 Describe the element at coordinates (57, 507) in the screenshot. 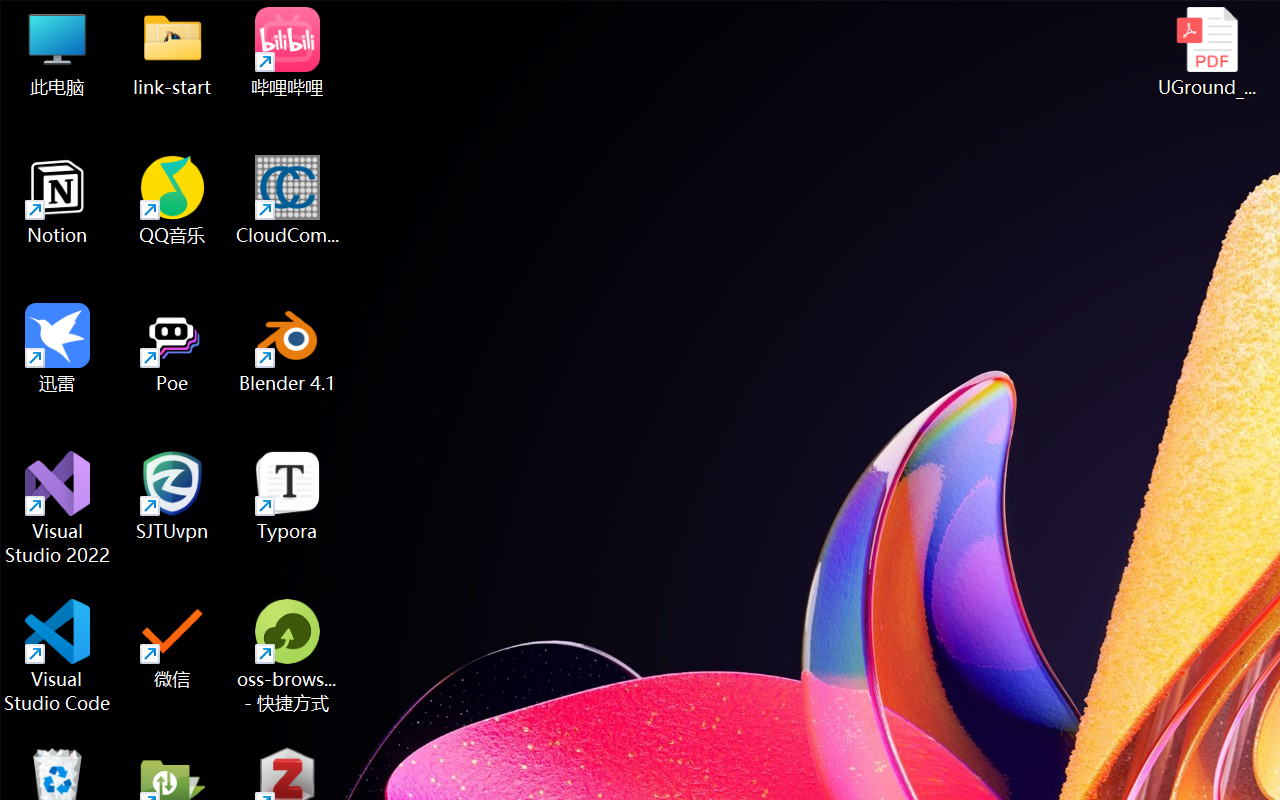

I see `'Visual Studio 2022'` at that location.